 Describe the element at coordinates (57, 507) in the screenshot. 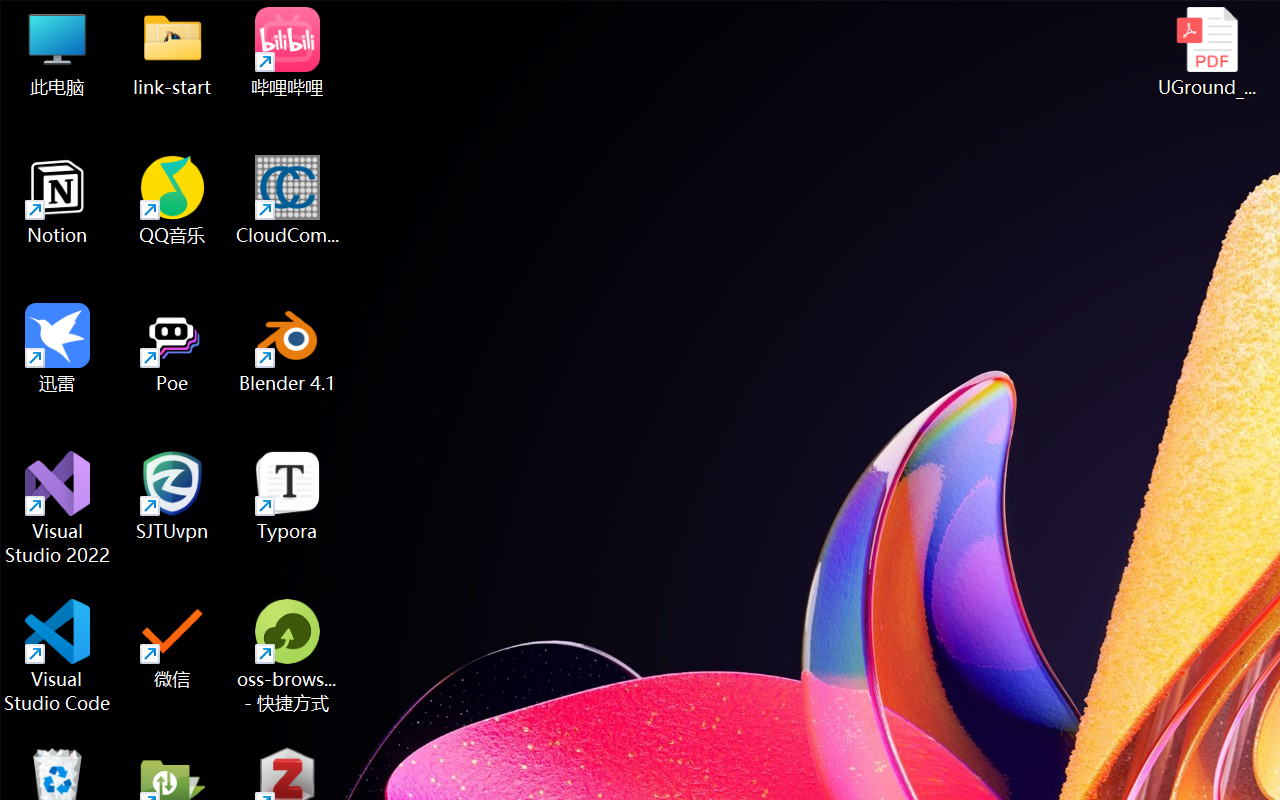

I see `'Visual Studio 2022'` at that location.